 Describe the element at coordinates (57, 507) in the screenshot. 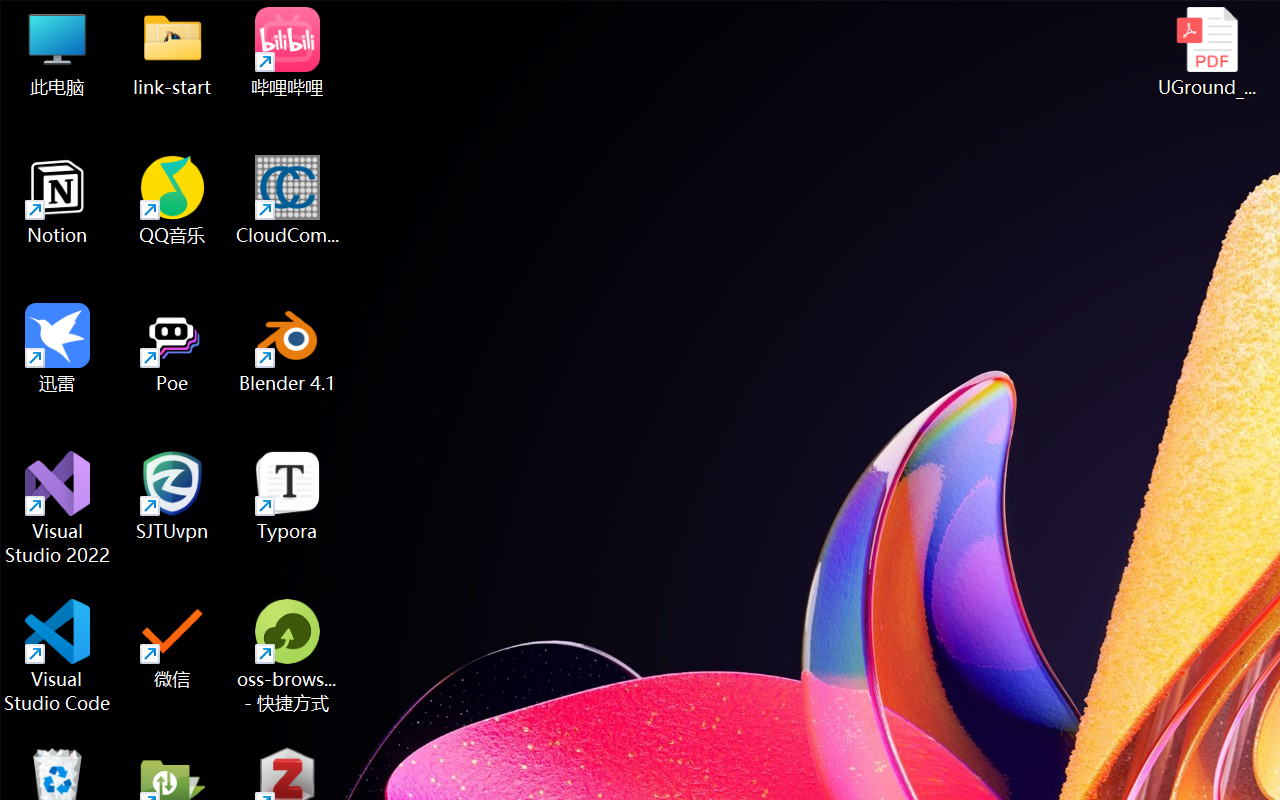

I see `'Visual Studio 2022'` at that location.